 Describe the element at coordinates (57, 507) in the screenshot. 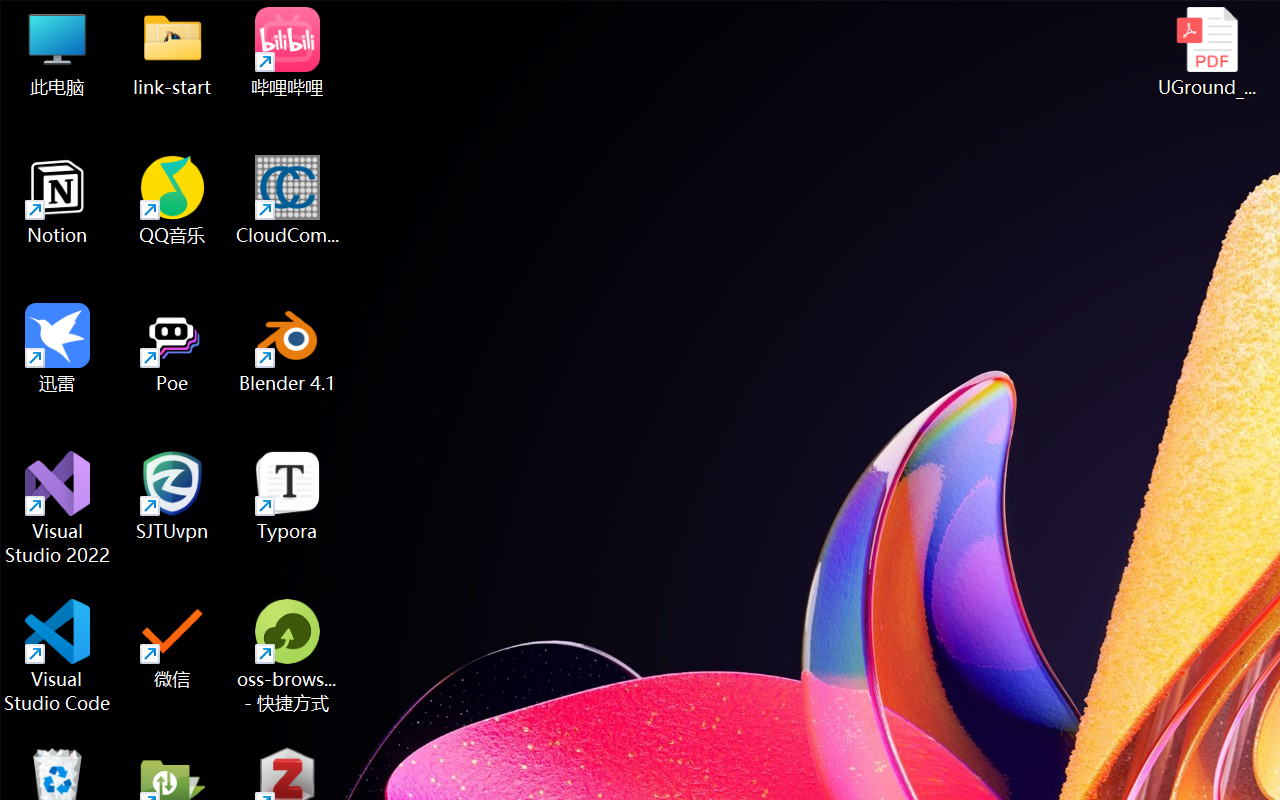

I see `'Visual Studio 2022'` at that location.